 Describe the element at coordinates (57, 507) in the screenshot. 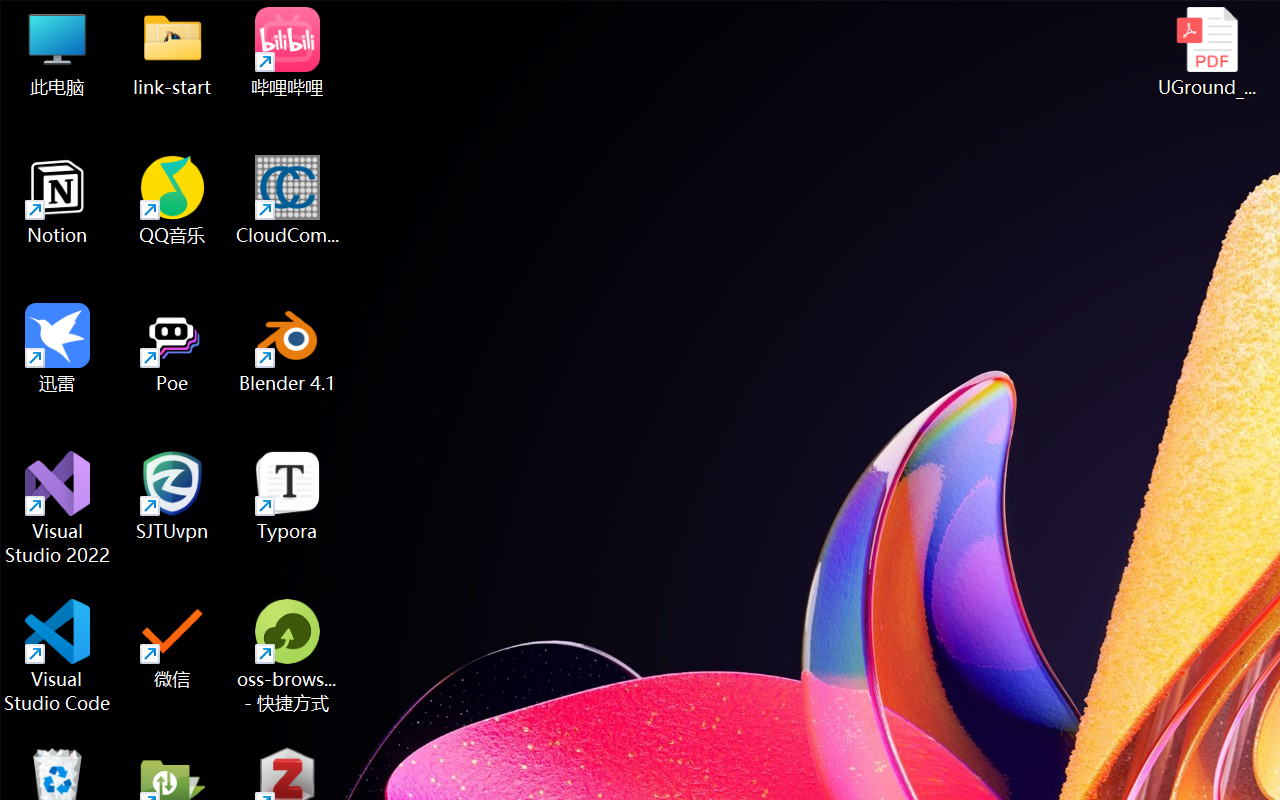

I see `'Visual Studio 2022'` at that location.